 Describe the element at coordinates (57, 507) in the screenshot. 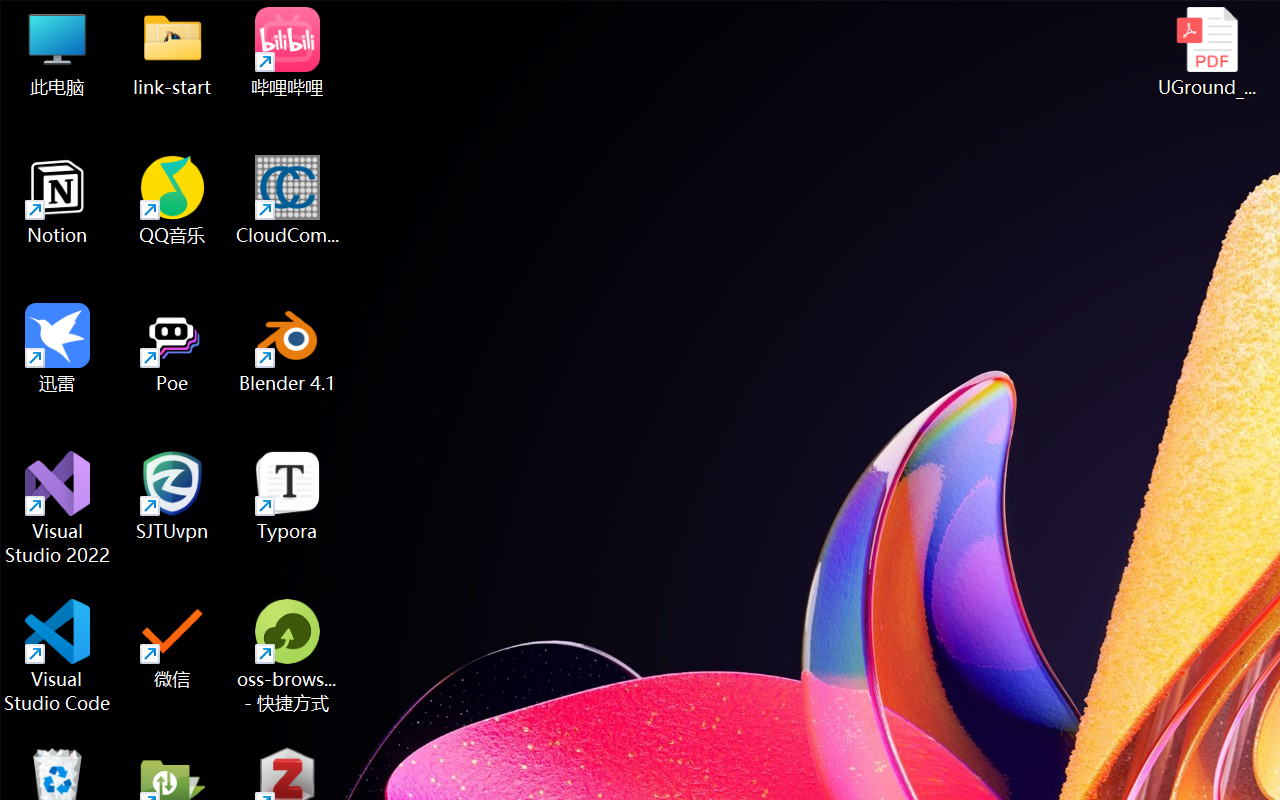

I see `'Visual Studio 2022'` at that location.